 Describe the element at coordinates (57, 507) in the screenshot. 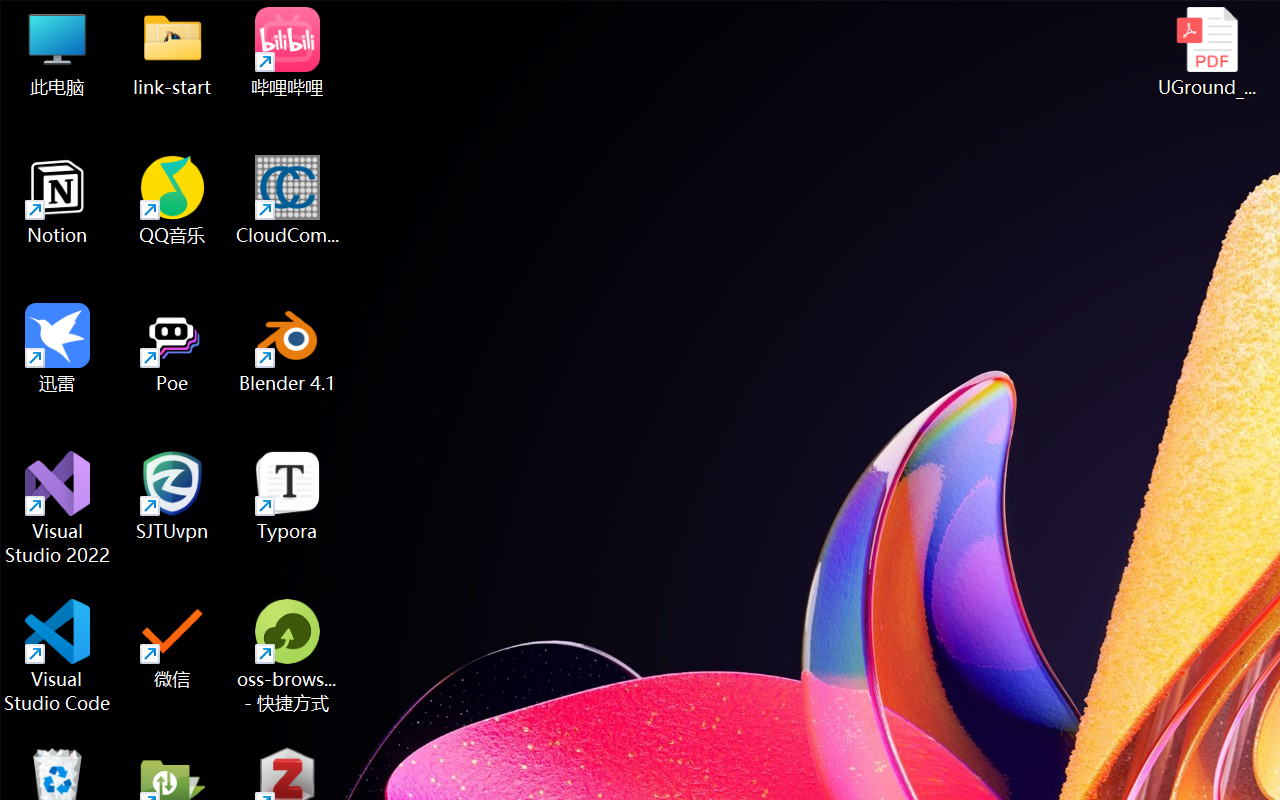

I see `'Visual Studio 2022'` at that location.